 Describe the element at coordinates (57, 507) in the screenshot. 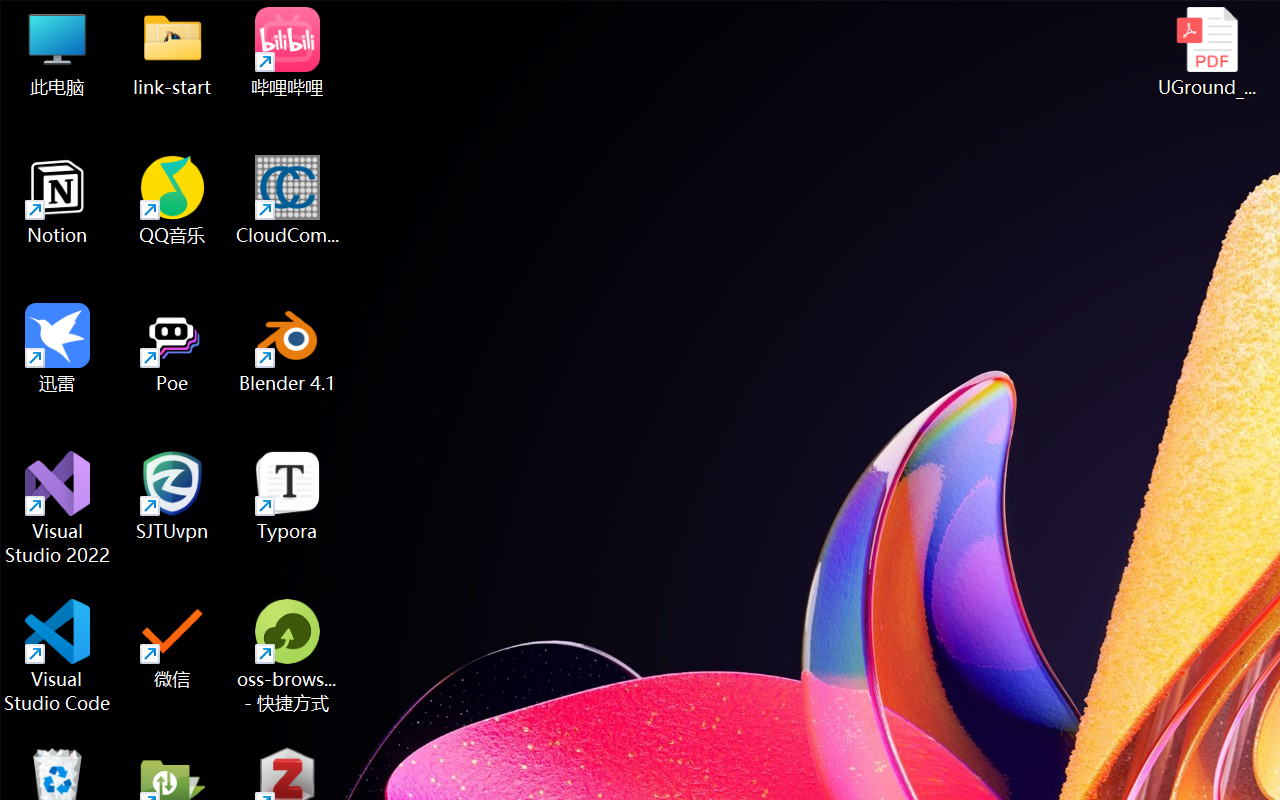

I see `'Visual Studio 2022'` at that location.